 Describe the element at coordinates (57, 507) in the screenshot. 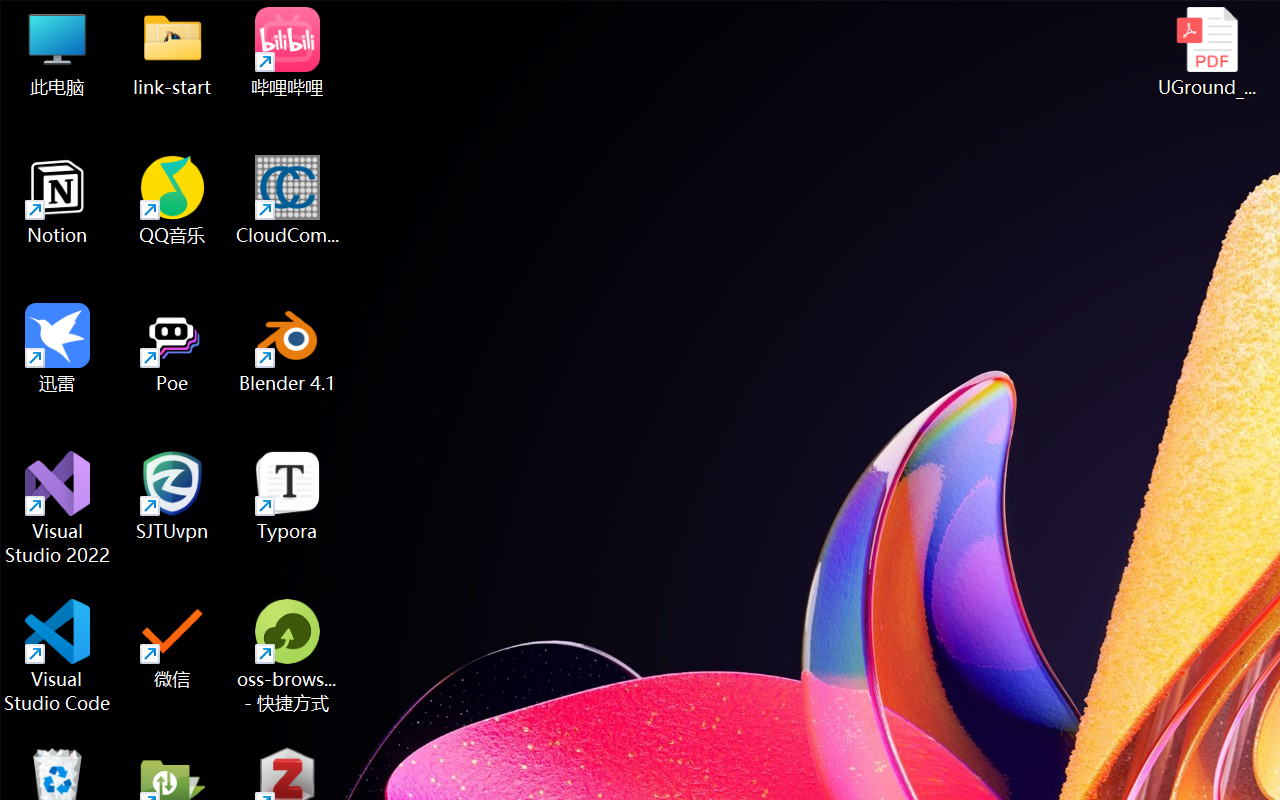

I see `'Visual Studio 2022'` at that location.